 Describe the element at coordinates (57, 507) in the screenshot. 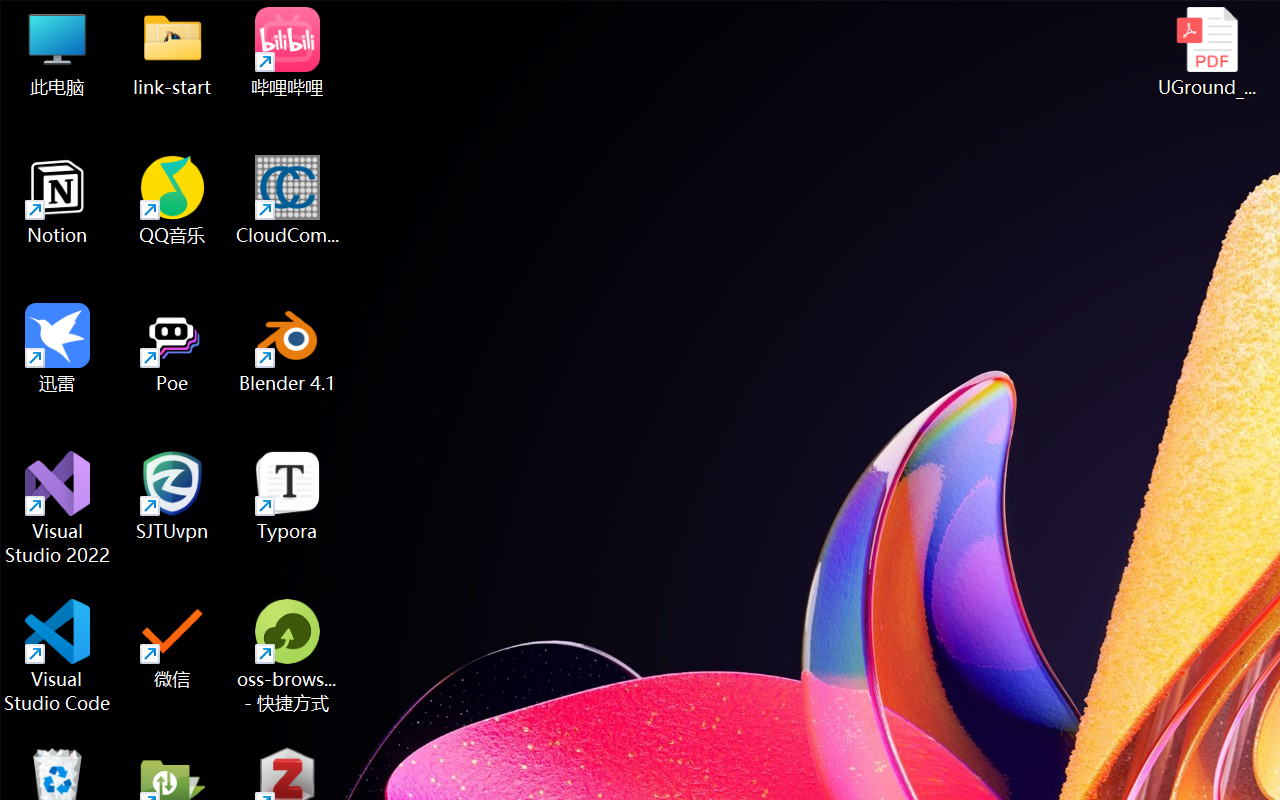

I see `'Visual Studio 2022'` at that location.